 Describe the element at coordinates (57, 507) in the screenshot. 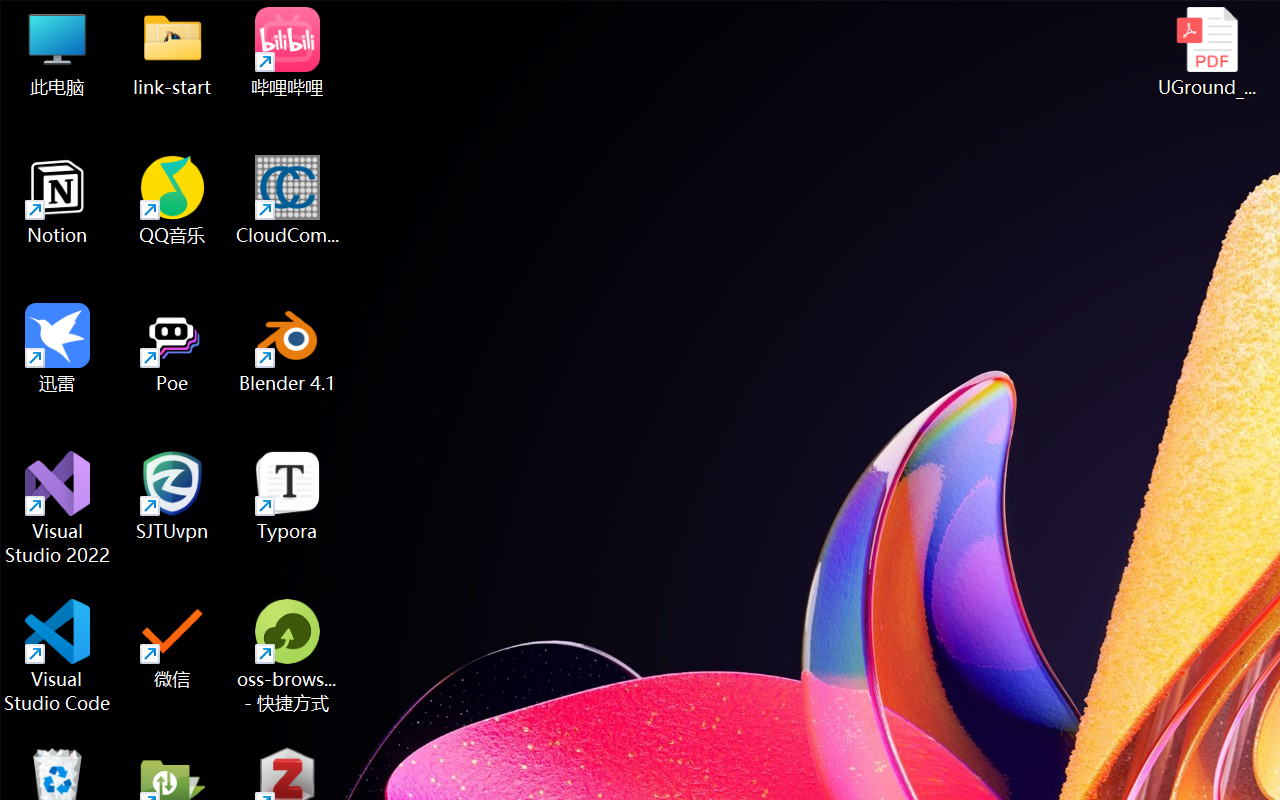

I see `'Visual Studio 2022'` at that location.